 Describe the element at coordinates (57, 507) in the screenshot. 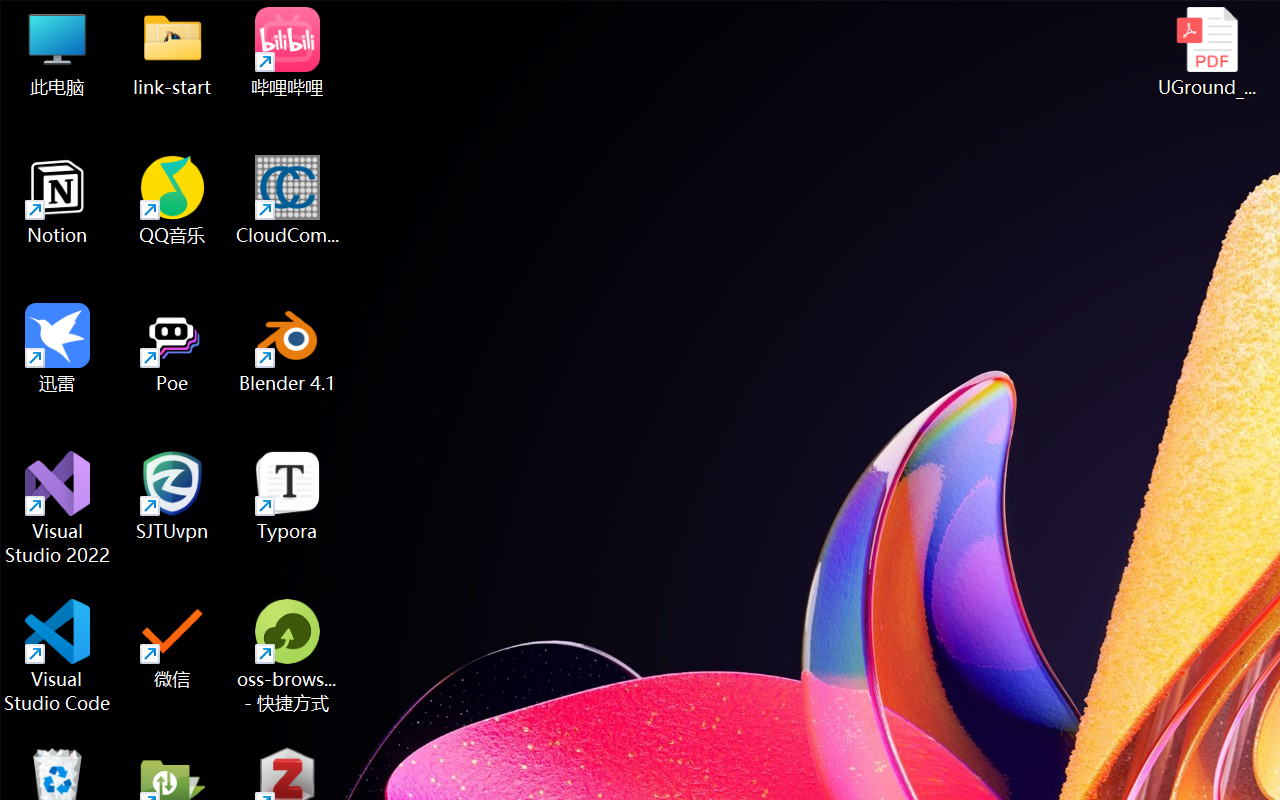

I see `'Visual Studio 2022'` at that location.